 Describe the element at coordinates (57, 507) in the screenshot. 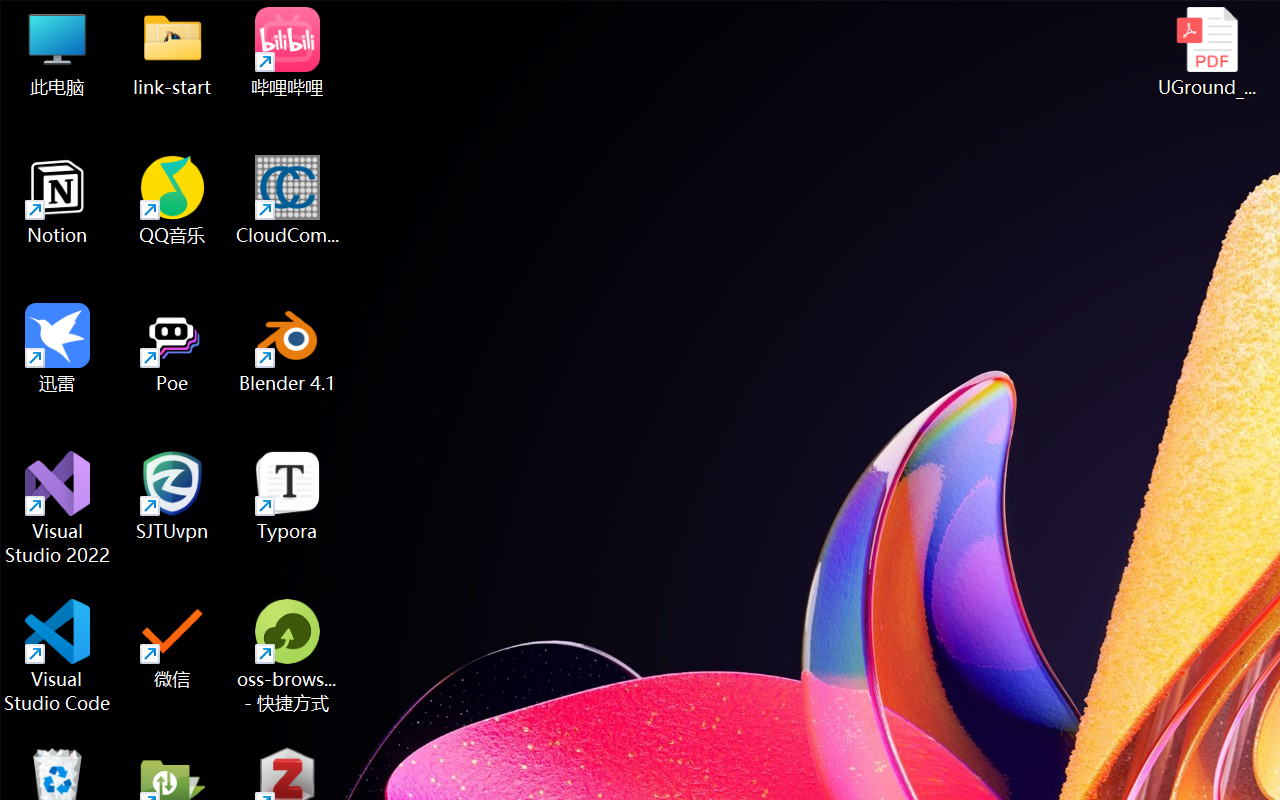

I see `'Visual Studio 2022'` at that location.